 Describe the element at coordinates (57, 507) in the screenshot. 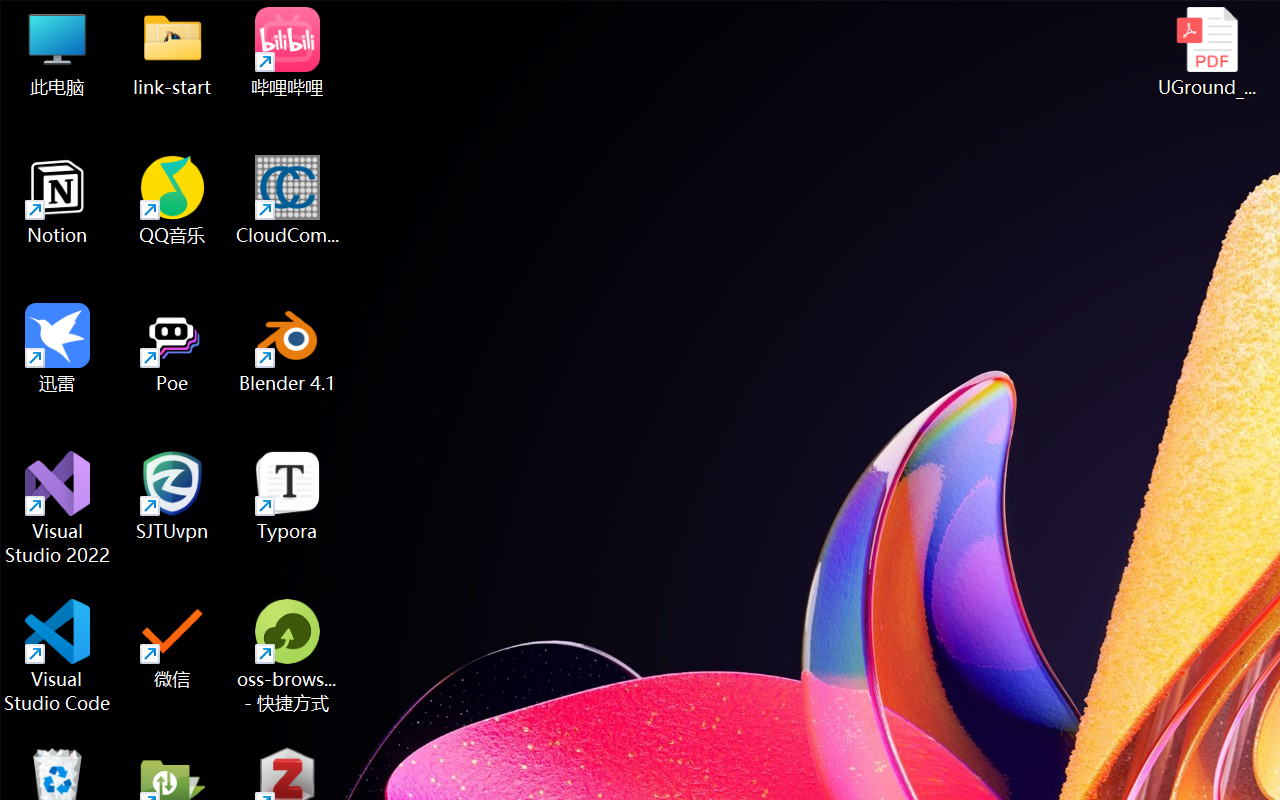

I see `'Visual Studio 2022'` at that location.